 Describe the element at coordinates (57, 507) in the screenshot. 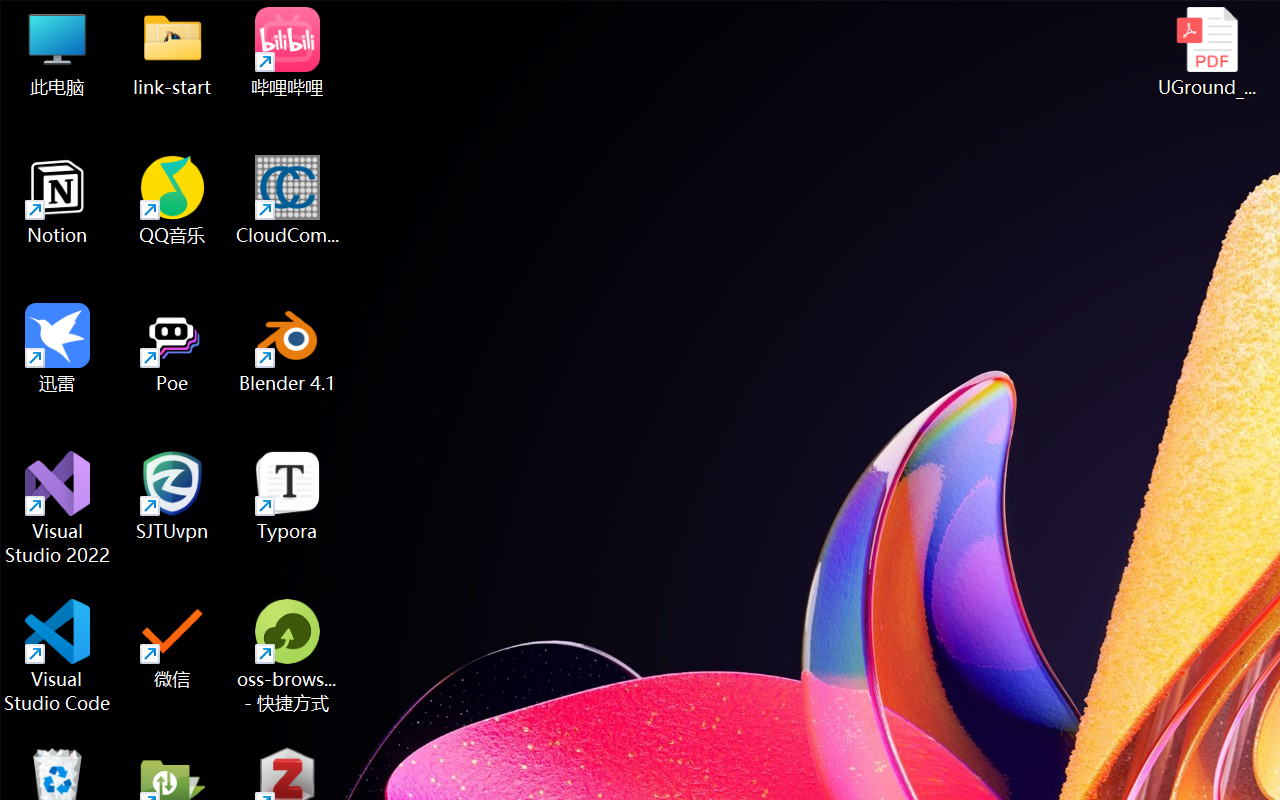

I see `'Visual Studio 2022'` at that location.